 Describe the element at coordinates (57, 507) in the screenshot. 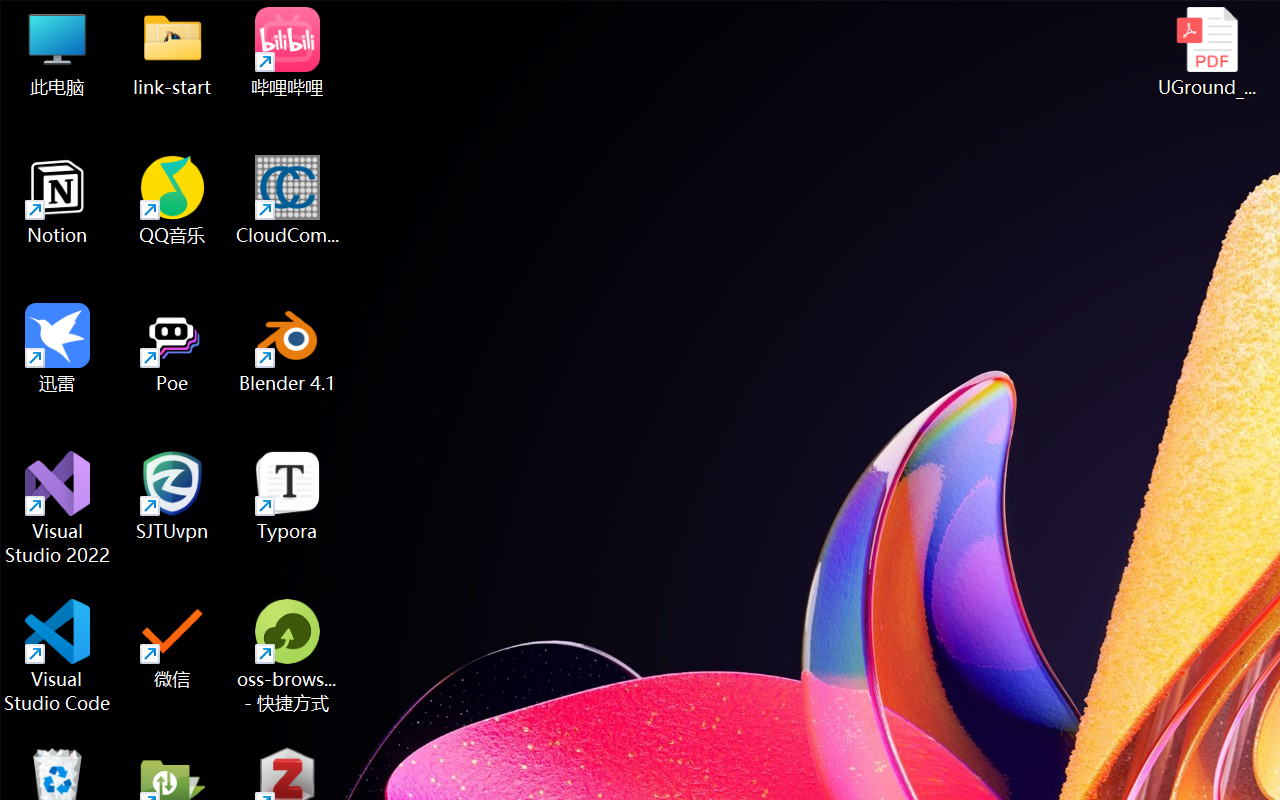

I see `'Visual Studio 2022'` at that location.